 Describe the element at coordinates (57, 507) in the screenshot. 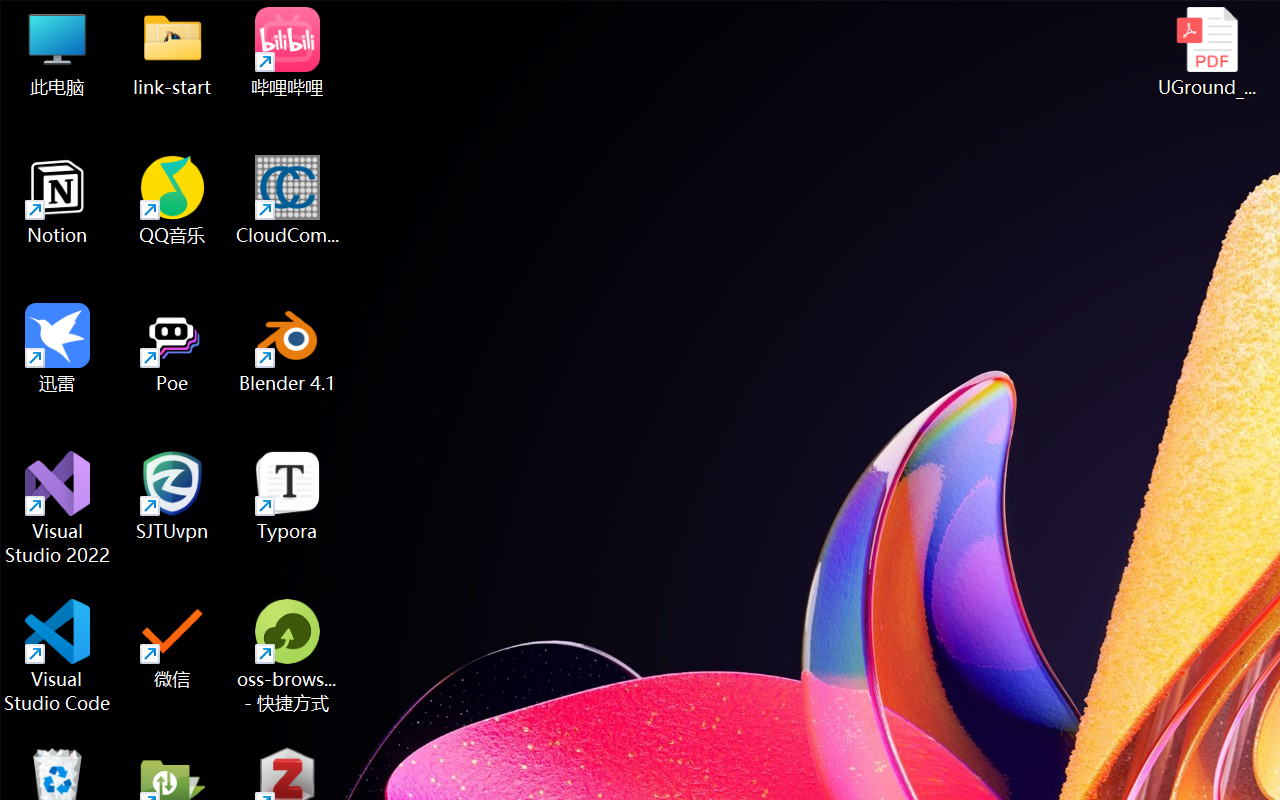

I see `'Visual Studio 2022'` at that location.